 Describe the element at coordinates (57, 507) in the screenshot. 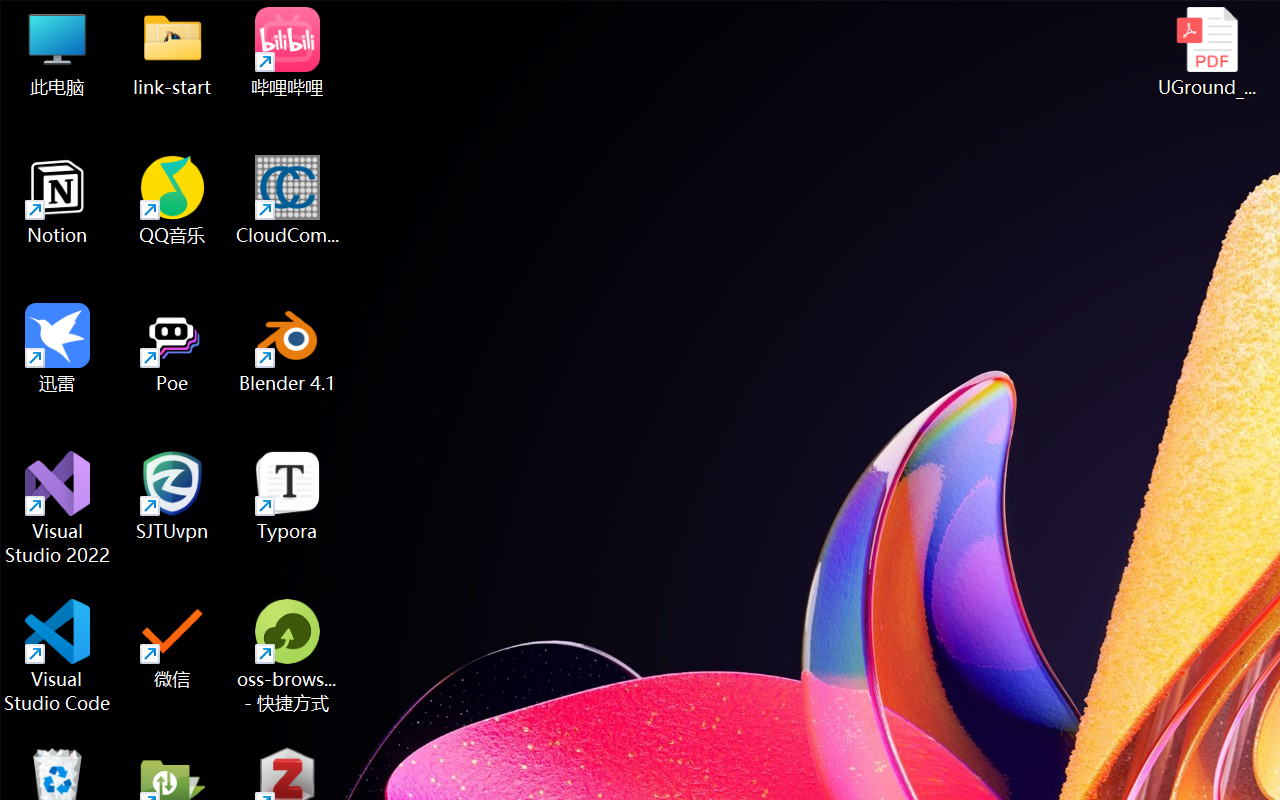

I see `'Visual Studio 2022'` at that location.